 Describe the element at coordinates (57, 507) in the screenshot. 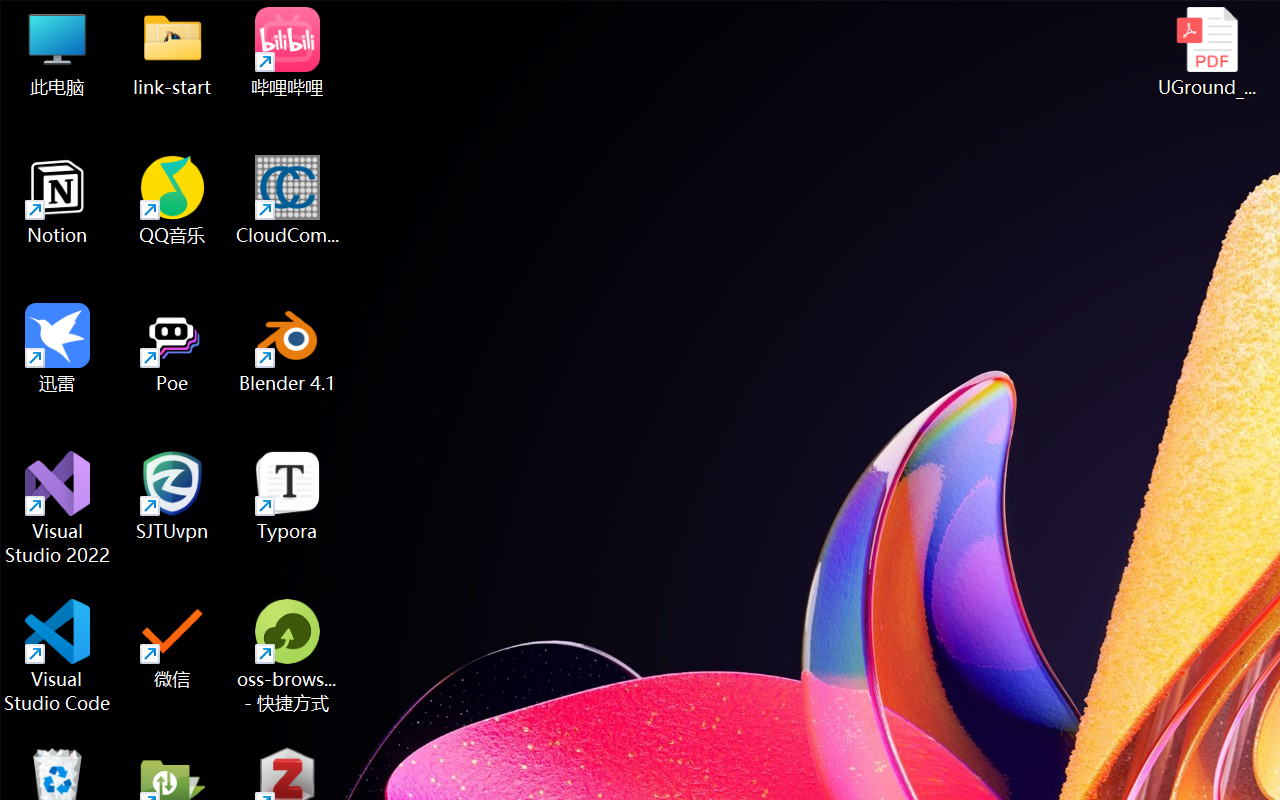

I see `'Visual Studio 2022'` at that location.